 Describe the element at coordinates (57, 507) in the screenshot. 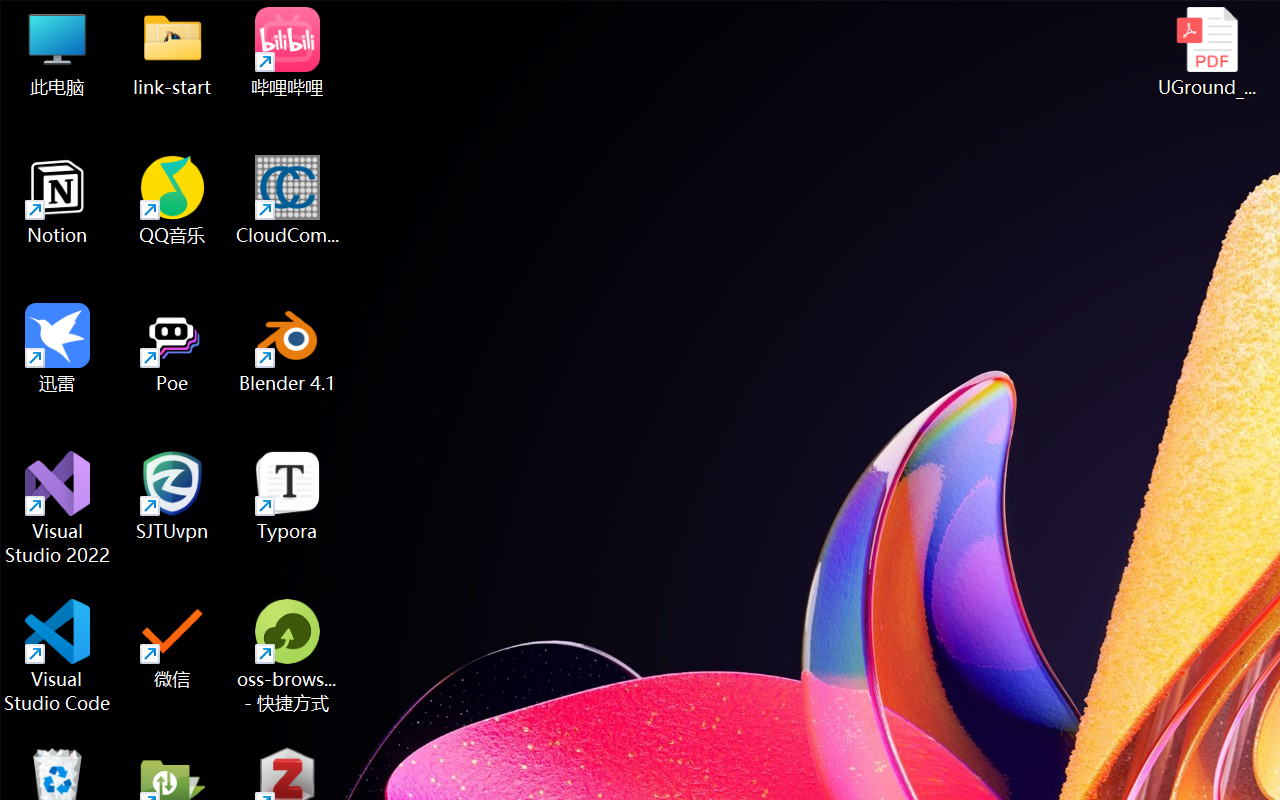

I see `'Visual Studio 2022'` at that location.